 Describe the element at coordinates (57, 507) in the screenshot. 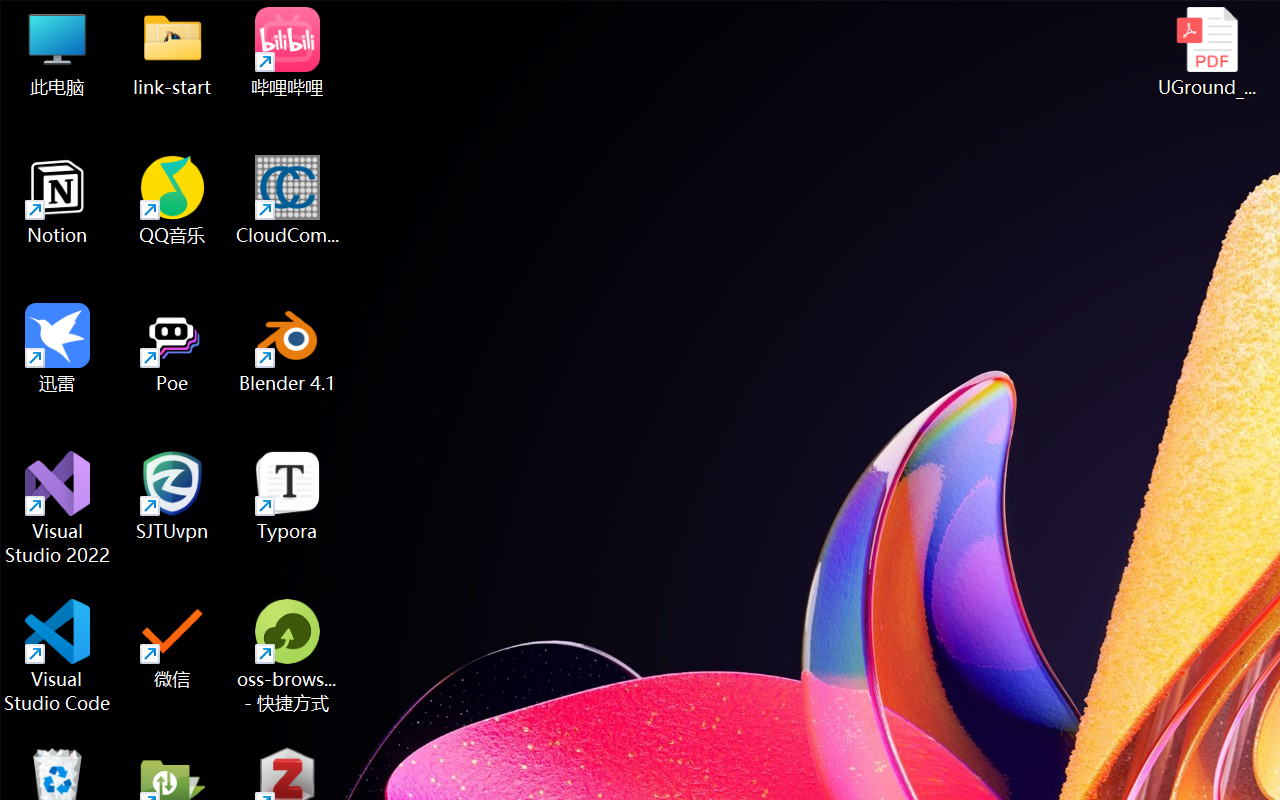

I see `'Visual Studio 2022'` at that location.